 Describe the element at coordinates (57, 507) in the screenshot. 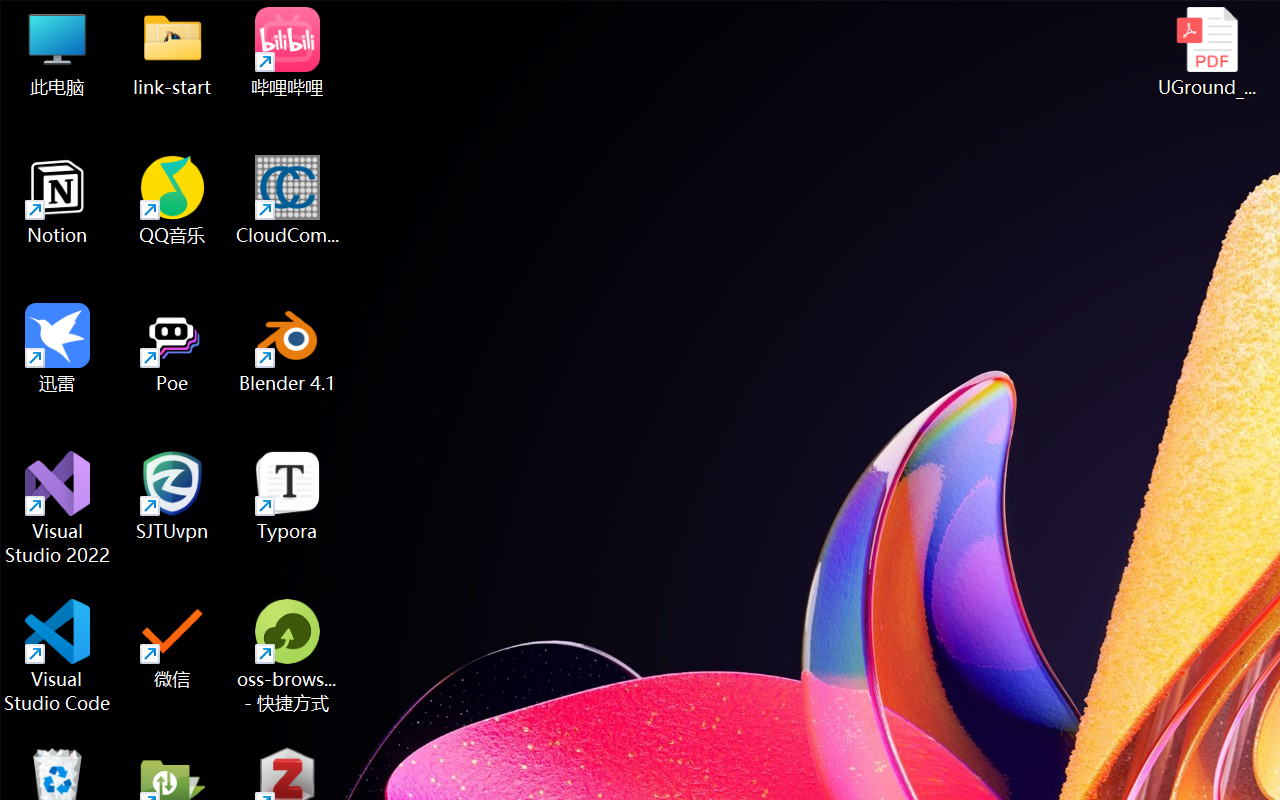

I see `'Visual Studio 2022'` at that location.